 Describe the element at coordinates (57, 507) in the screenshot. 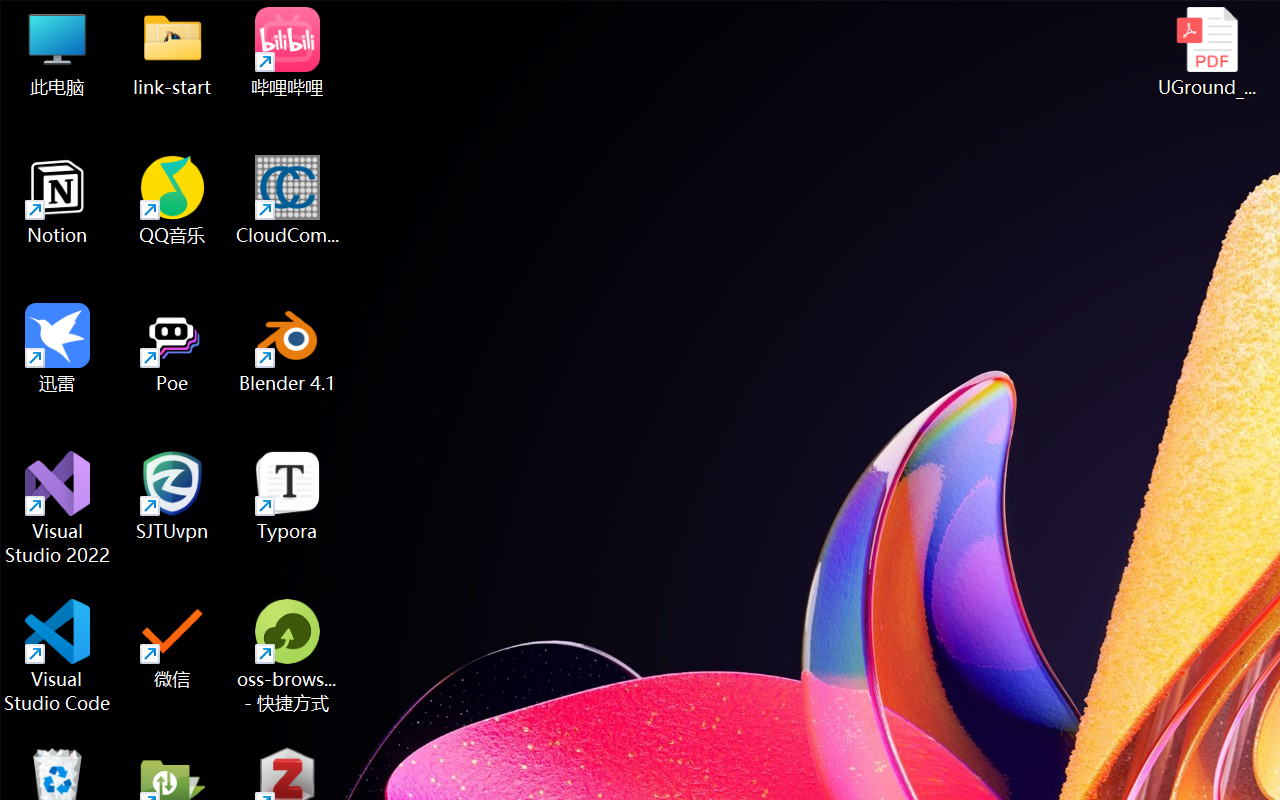

I see `'Visual Studio 2022'` at that location.